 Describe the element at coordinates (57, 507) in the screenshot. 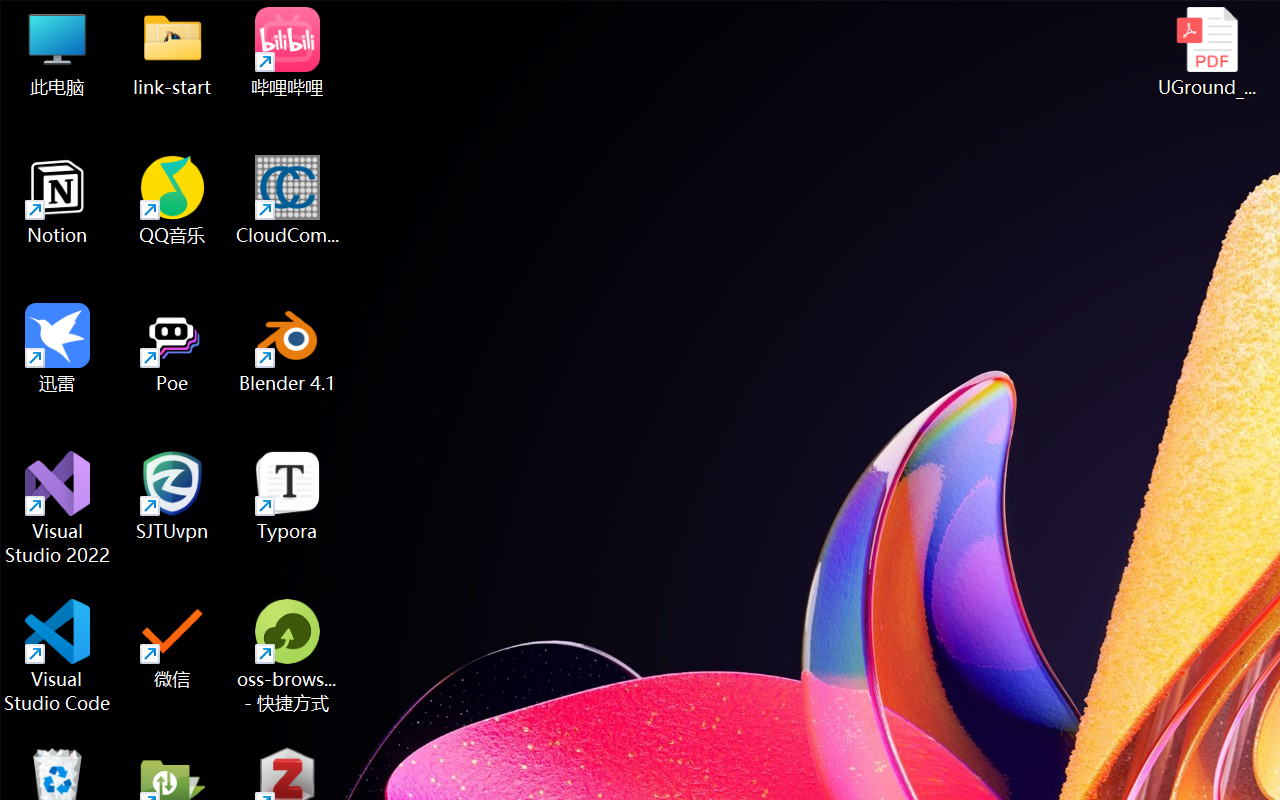

I see `'Visual Studio 2022'` at that location.